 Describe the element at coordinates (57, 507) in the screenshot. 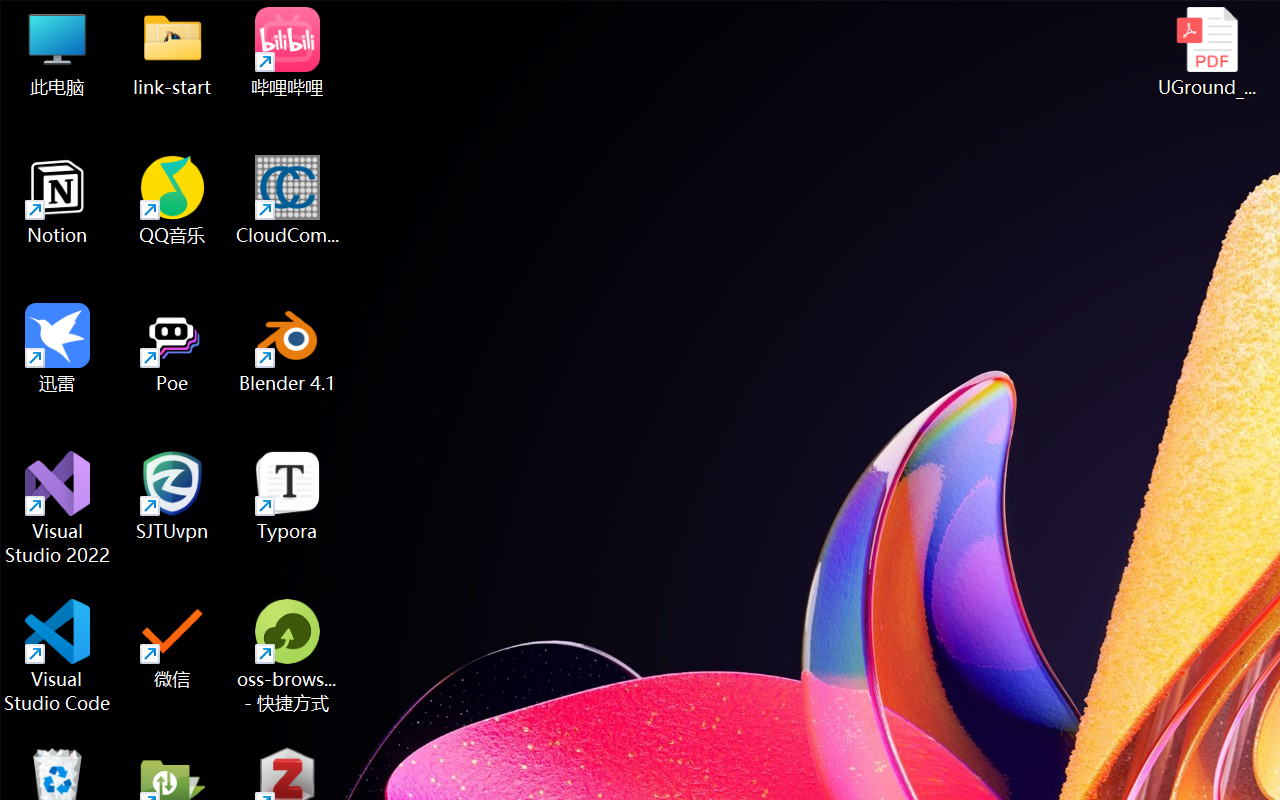

I see `'Visual Studio 2022'` at that location.